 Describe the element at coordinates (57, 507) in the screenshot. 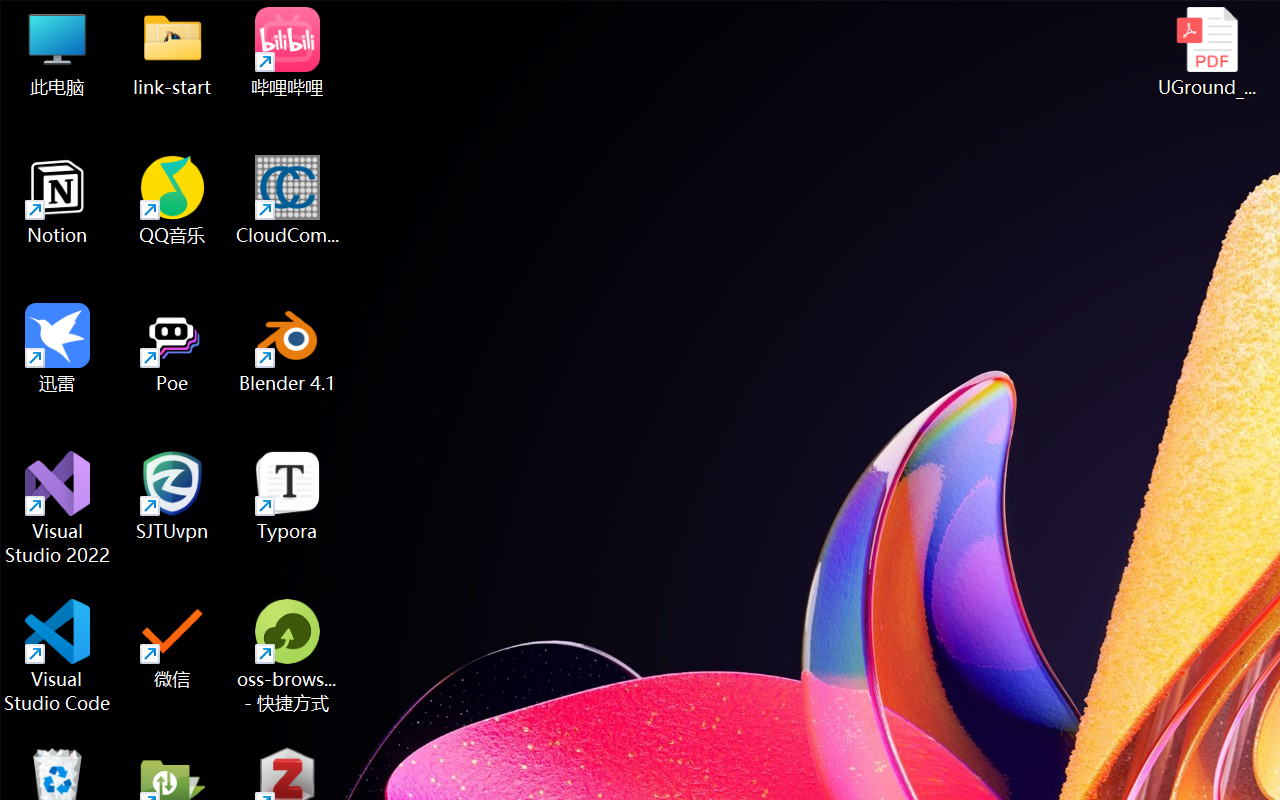

I see `'Visual Studio 2022'` at that location.